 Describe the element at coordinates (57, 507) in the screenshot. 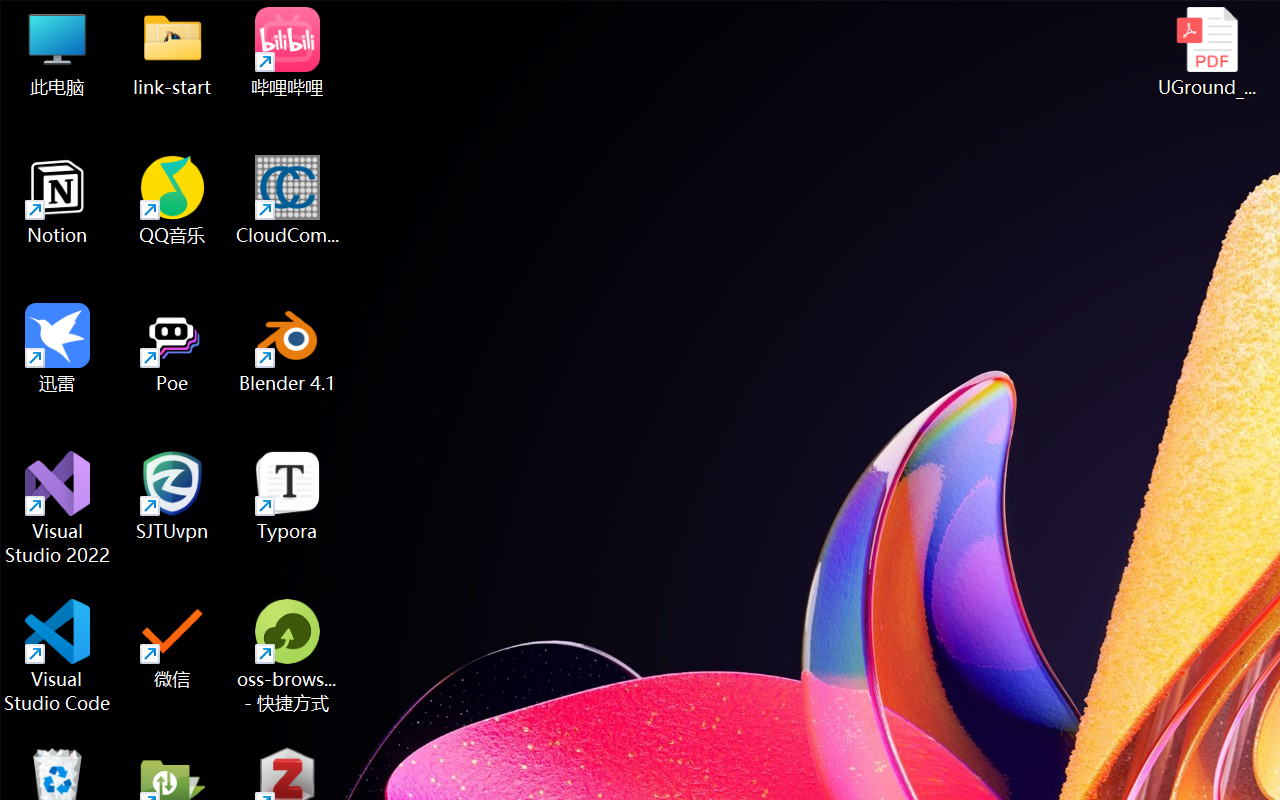

I see `'Visual Studio 2022'` at that location.